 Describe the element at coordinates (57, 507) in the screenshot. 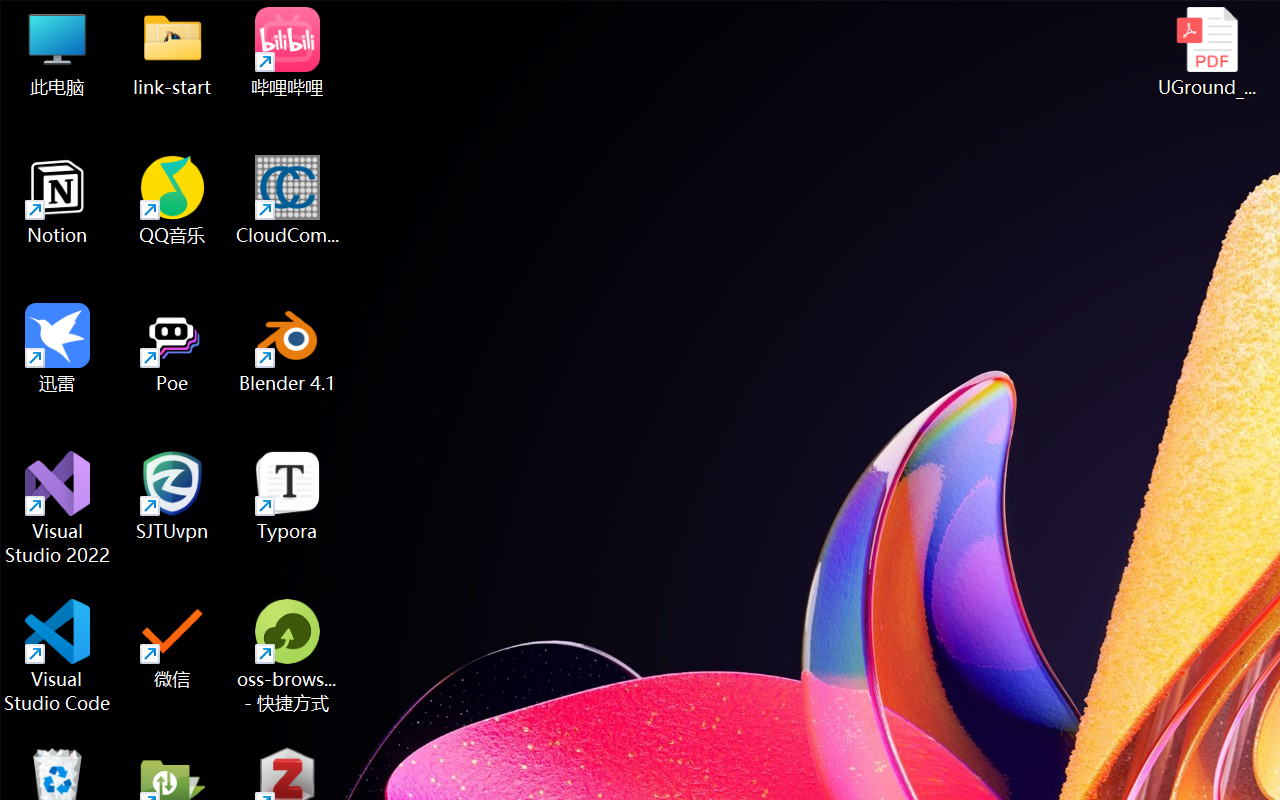

I see `'Visual Studio 2022'` at that location.